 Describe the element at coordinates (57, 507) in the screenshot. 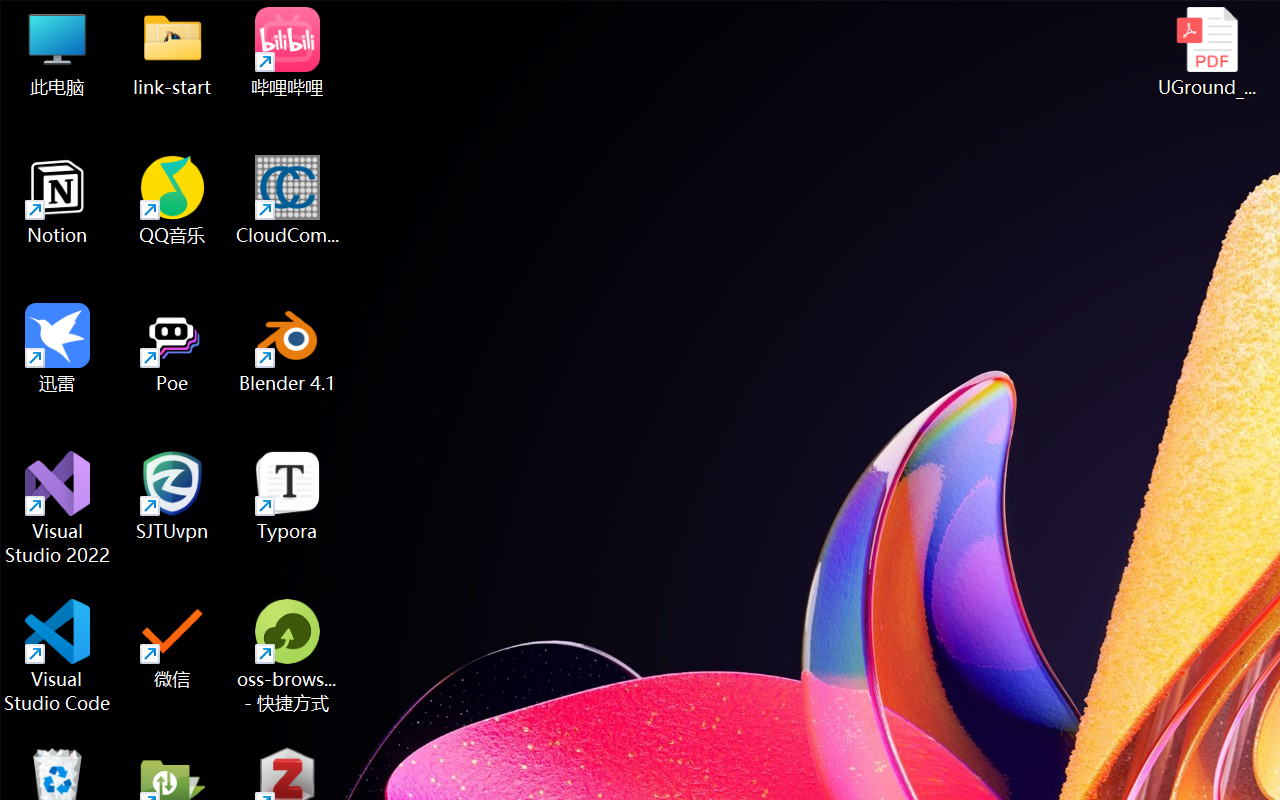

I see `'Visual Studio 2022'` at that location.